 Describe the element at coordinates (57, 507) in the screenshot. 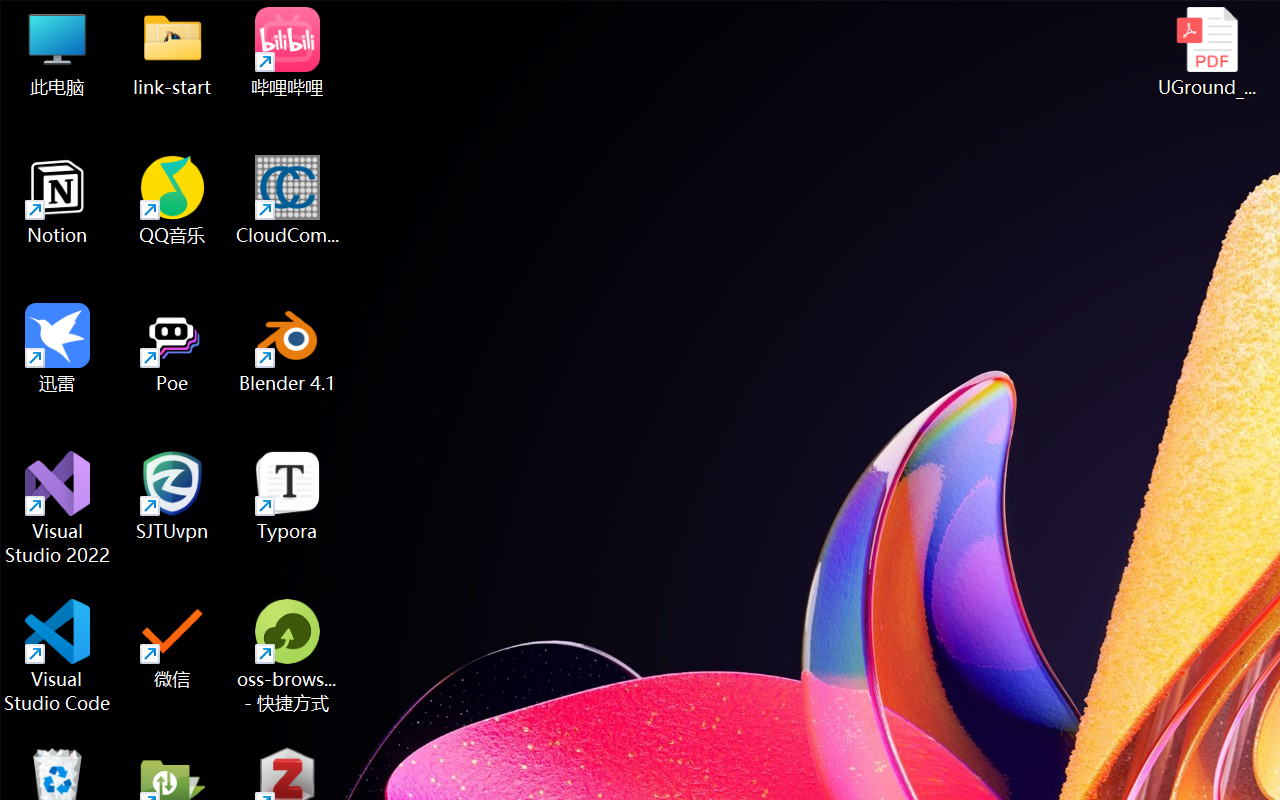

I see `'Visual Studio 2022'` at that location.